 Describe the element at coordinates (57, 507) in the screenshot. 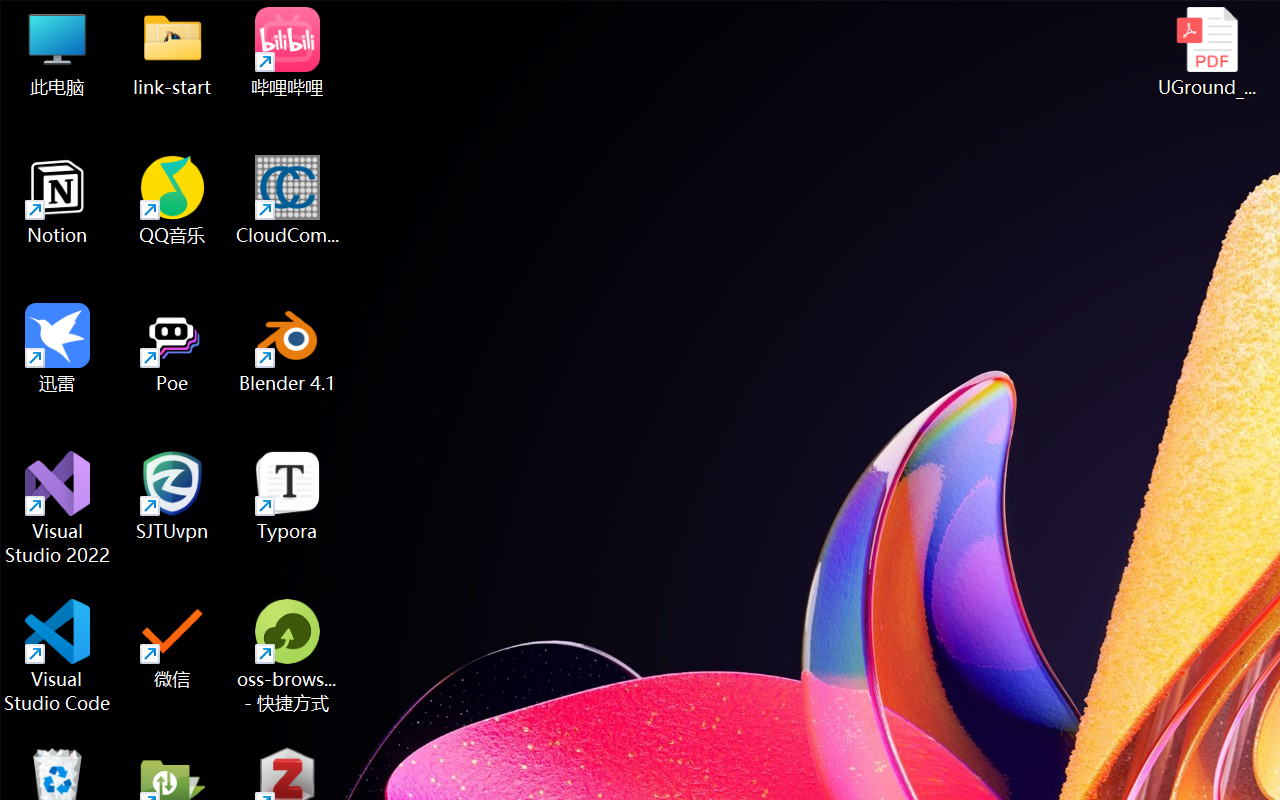

I see `'Visual Studio 2022'` at that location.